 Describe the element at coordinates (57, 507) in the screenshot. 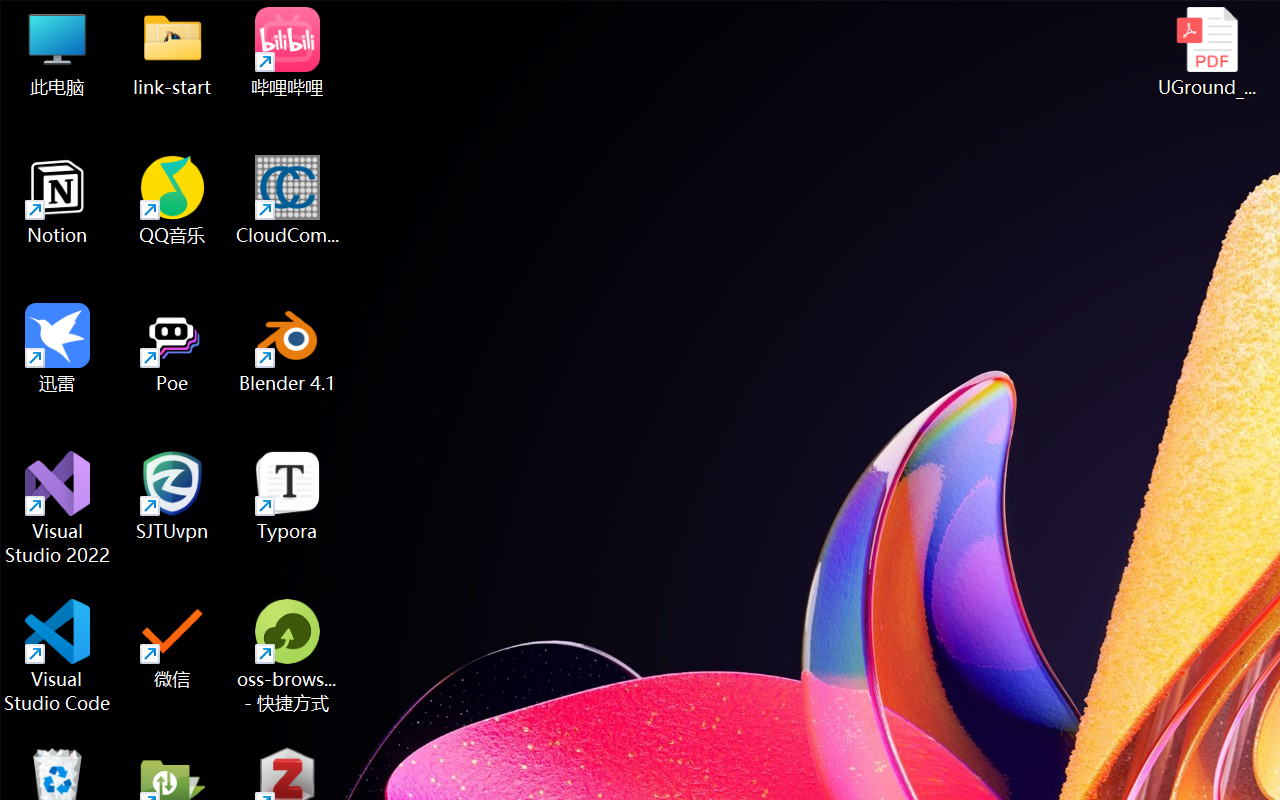

I see `'Visual Studio 2022'` at that location.